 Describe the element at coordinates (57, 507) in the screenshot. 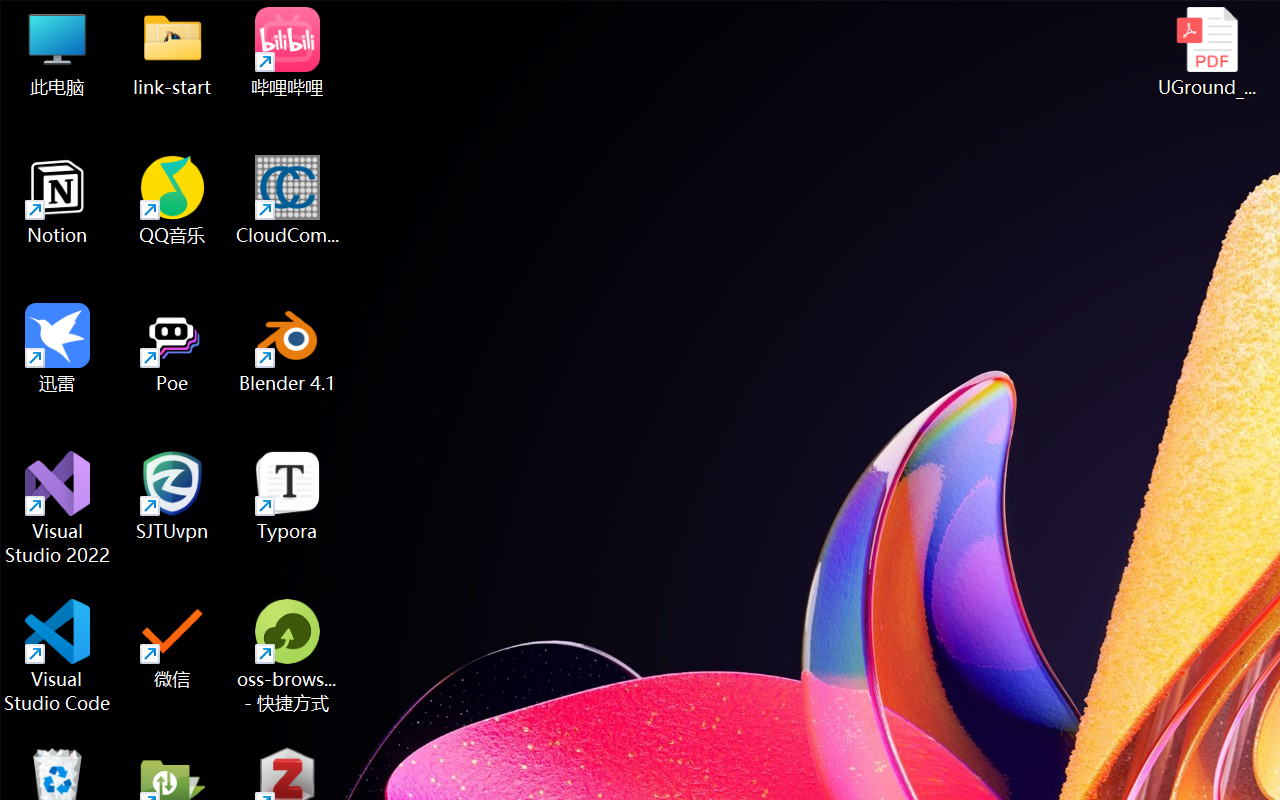

I see `'Visual Studio 2022'` at that location.